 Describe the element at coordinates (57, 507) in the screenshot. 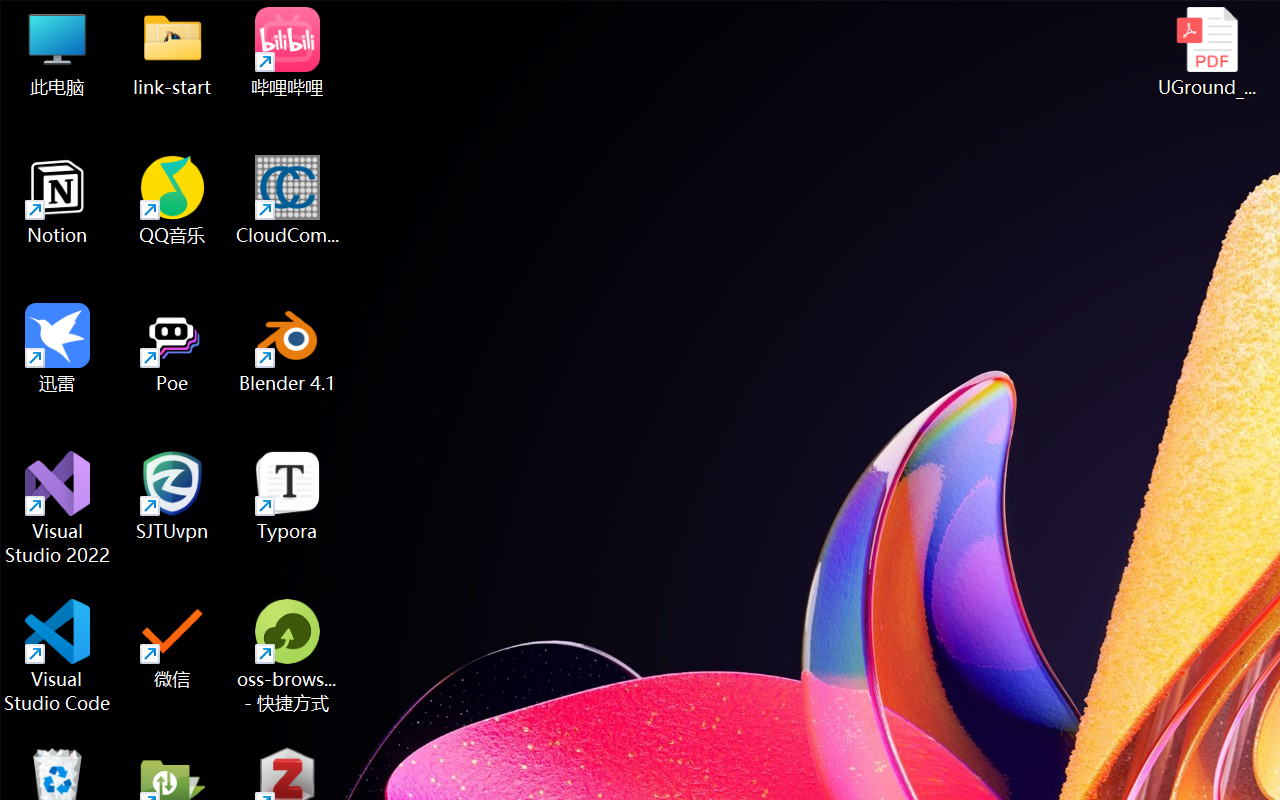

I see `'Visual Studio 2022'` at that location.